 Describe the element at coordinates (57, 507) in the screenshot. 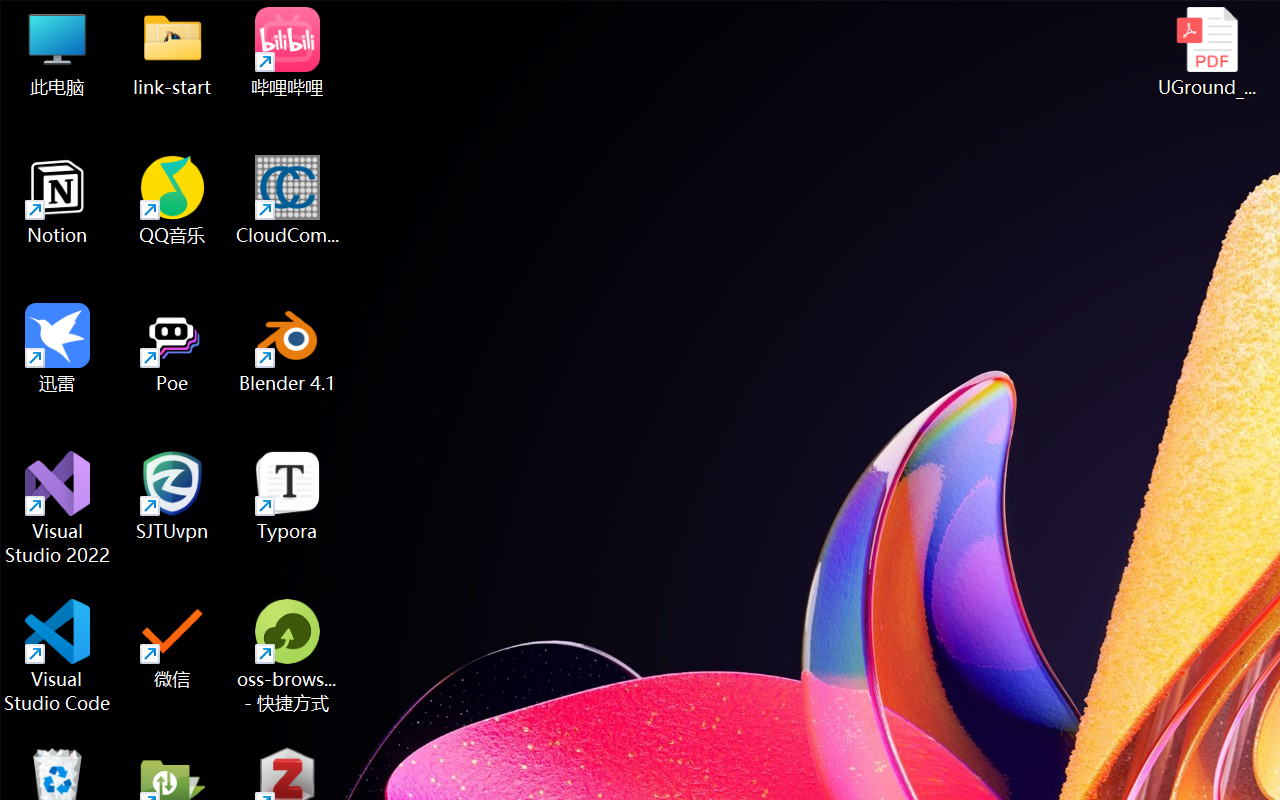

I see `'Visual Studio 2022'` at that location.